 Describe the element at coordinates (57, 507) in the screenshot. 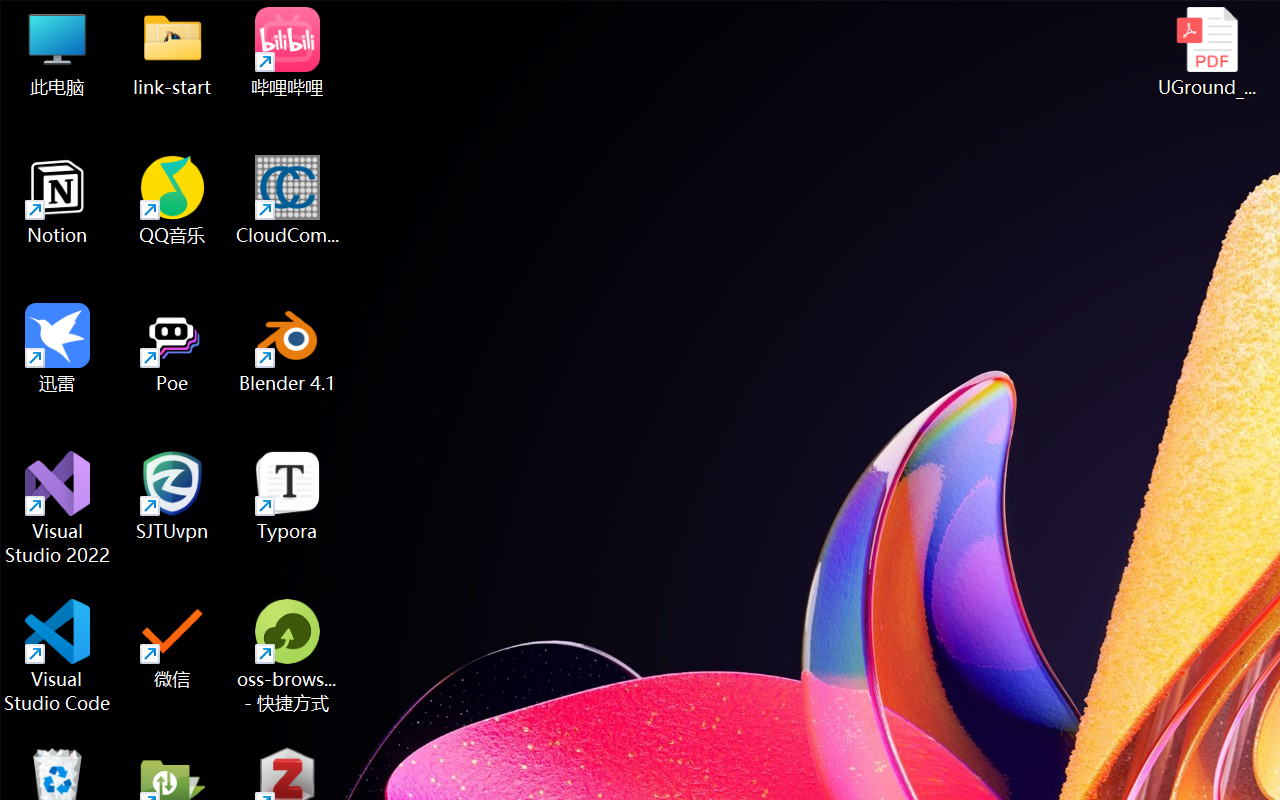

I see `'Visual Studio 2022'` at that location.